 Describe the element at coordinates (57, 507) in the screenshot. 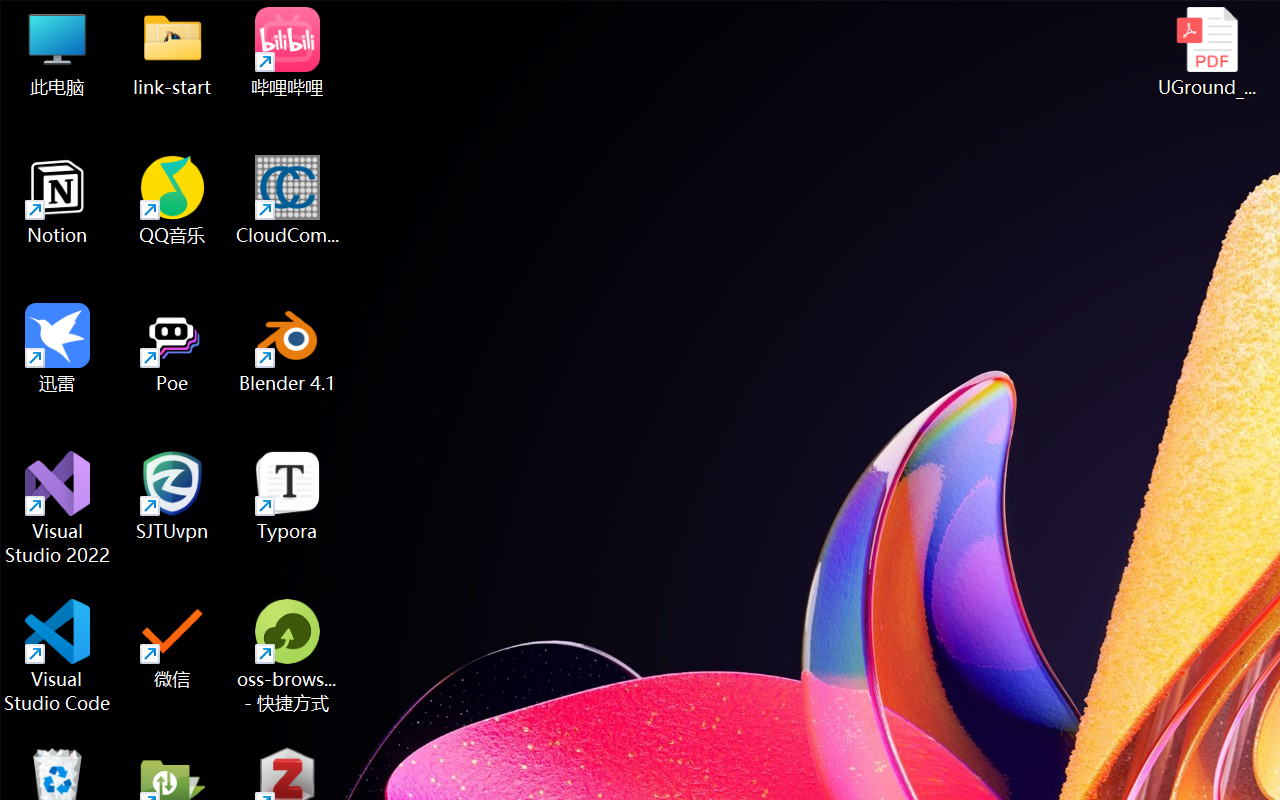

I see `'Visual Studio 2022'` at that location.